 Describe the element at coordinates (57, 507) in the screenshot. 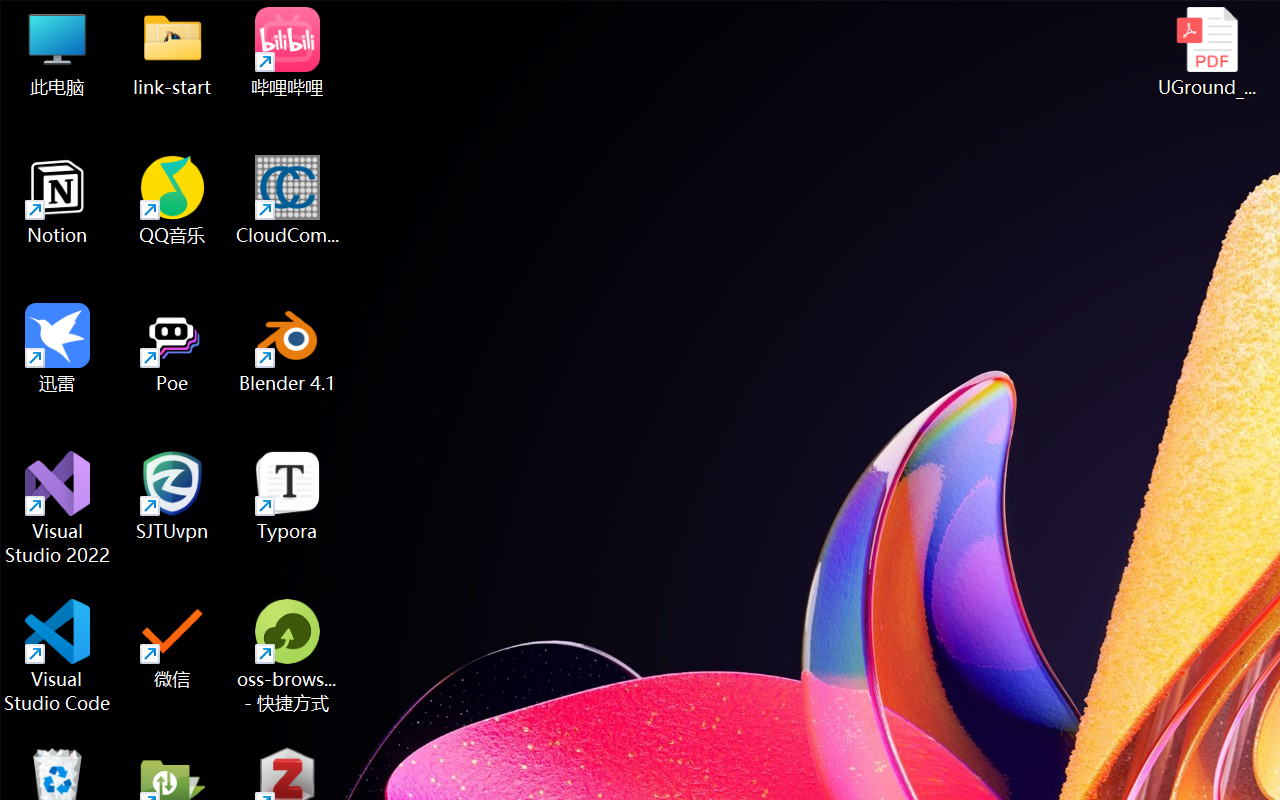

I see `'Visual Studio 2022'` at that location.